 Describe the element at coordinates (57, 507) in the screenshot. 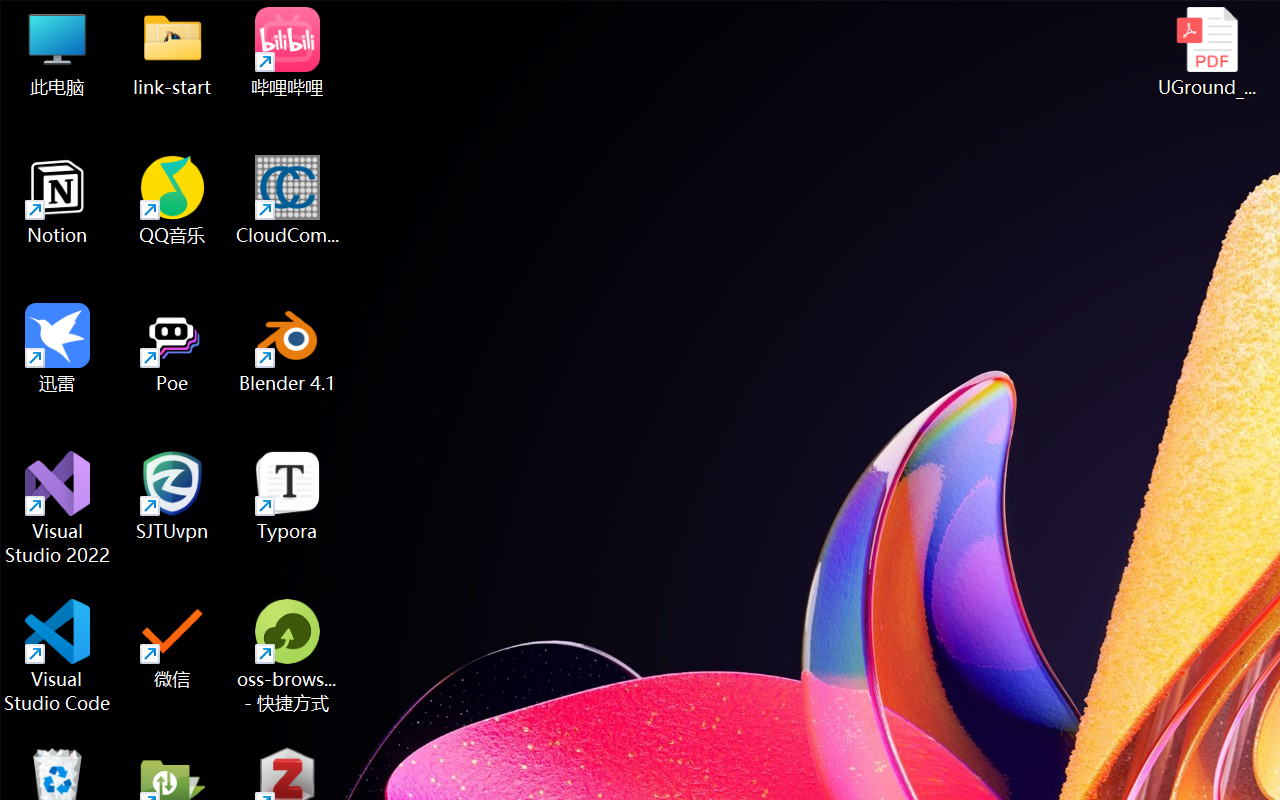

I see `'Visual Studio 2022'` at that location.